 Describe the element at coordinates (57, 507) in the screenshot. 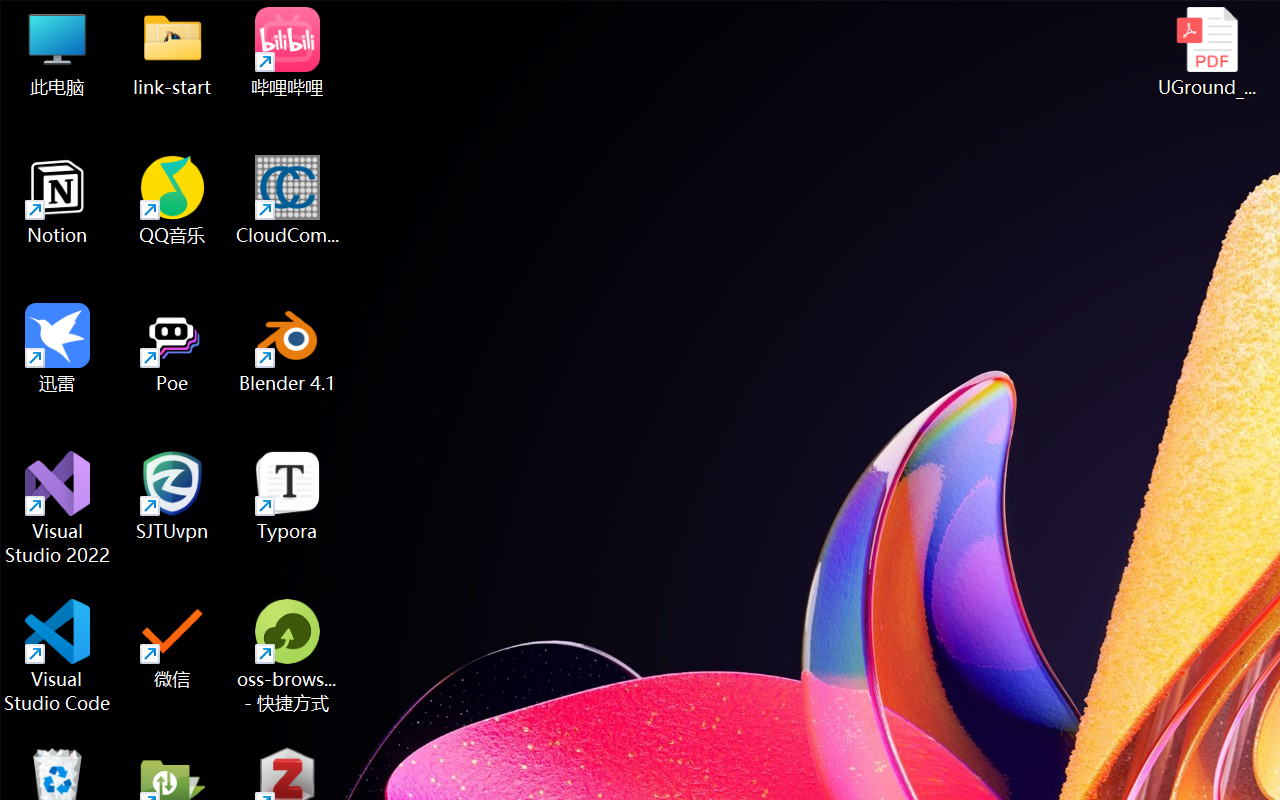

I see `'Visual Studio 2022'` at that location.